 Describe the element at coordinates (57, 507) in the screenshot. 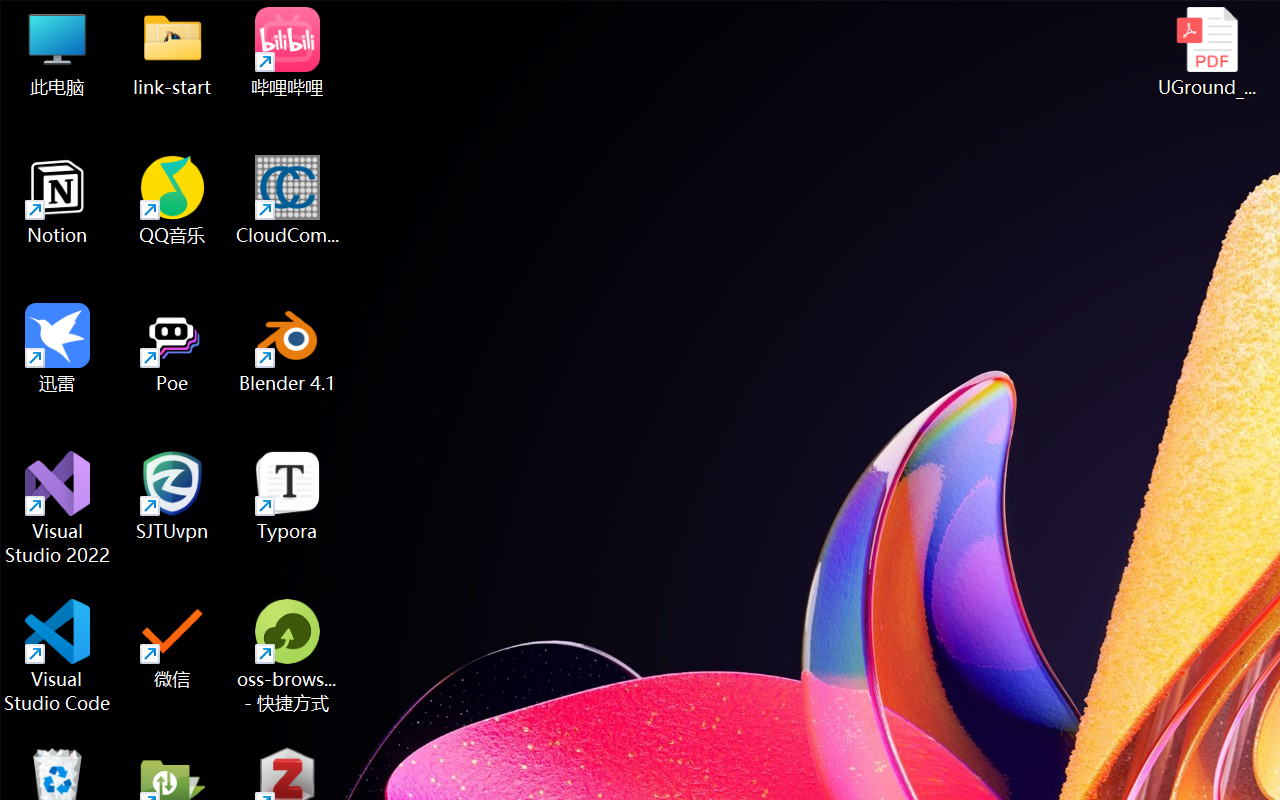

I see `'Visual Studio 2022'` at that location.